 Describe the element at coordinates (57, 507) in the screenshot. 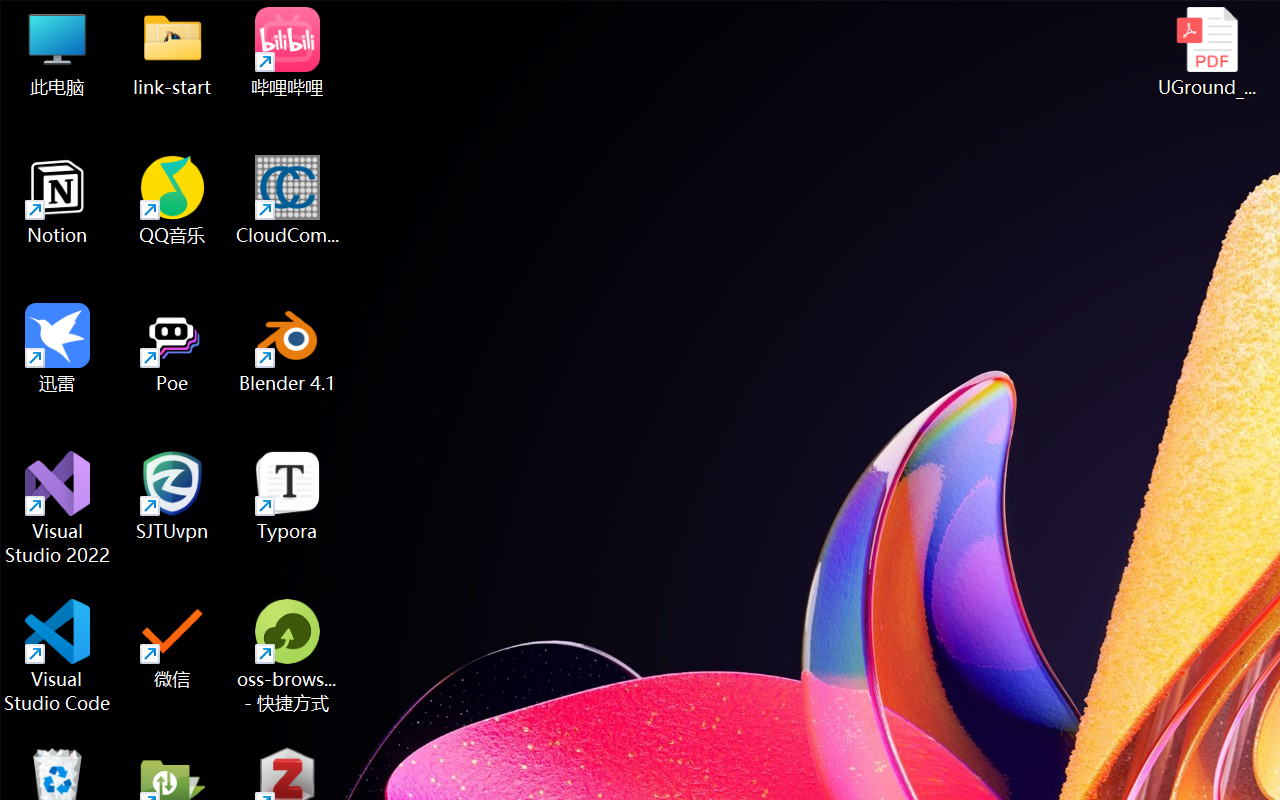

I see `'Visual Studio 2022'` at that location.